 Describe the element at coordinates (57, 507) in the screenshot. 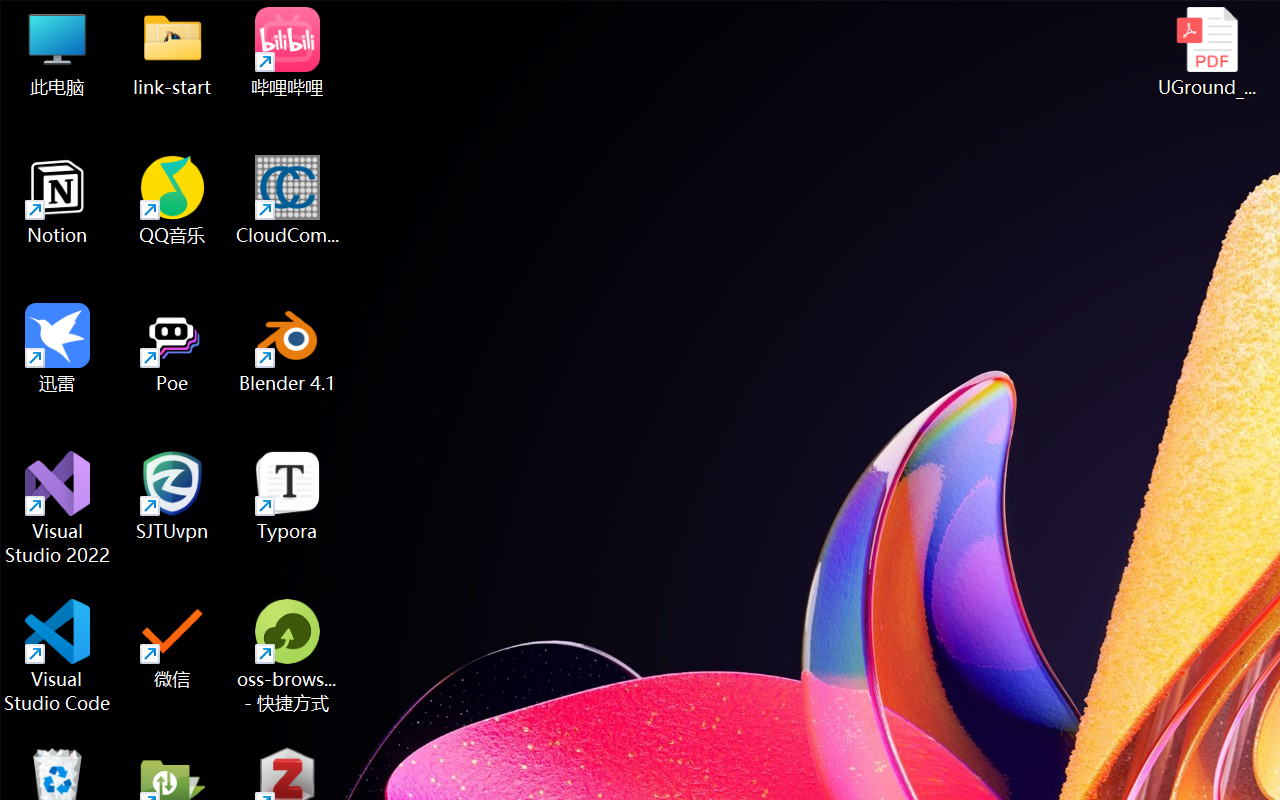

I see `'Visual Studio 2022'` at that location.